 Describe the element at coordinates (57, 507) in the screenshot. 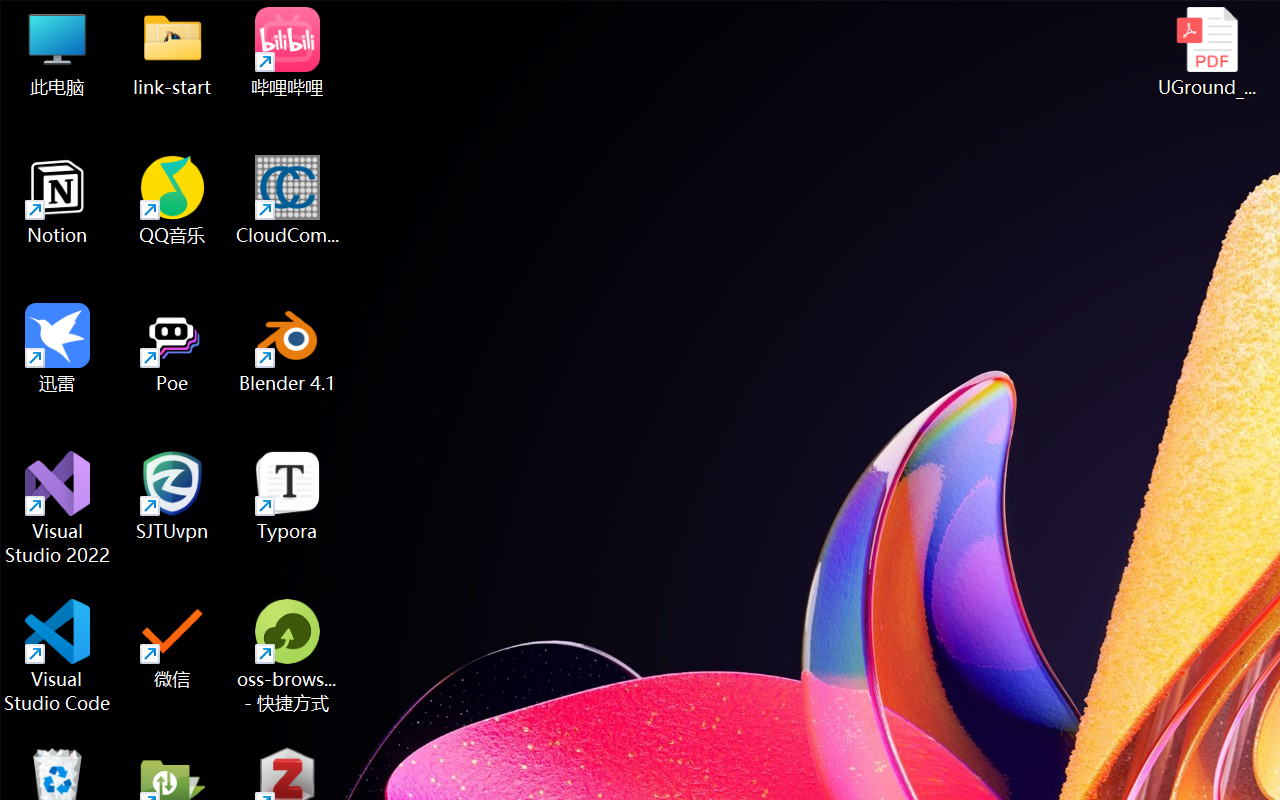

I see `'Visual Studio 2022'` at that location.